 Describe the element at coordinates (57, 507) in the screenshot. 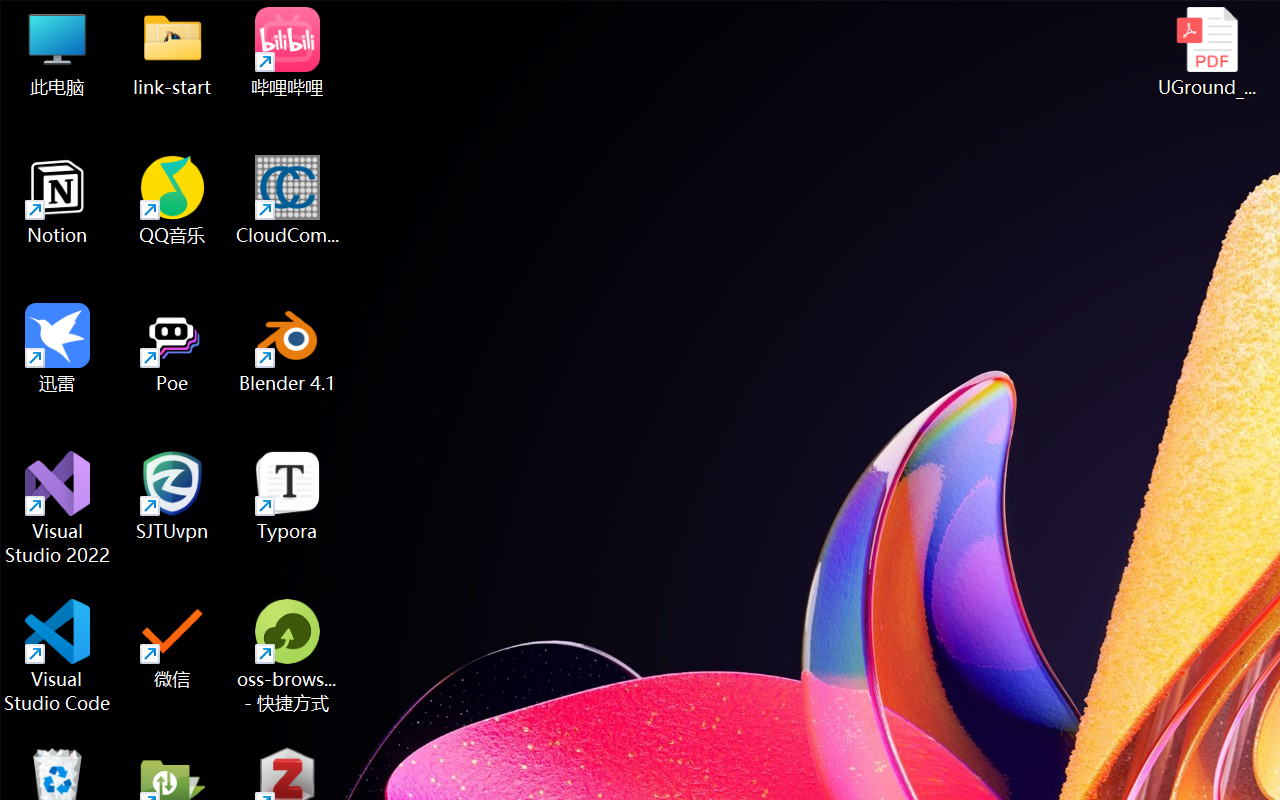

I see `'Visual Studio 2022'` at that location.